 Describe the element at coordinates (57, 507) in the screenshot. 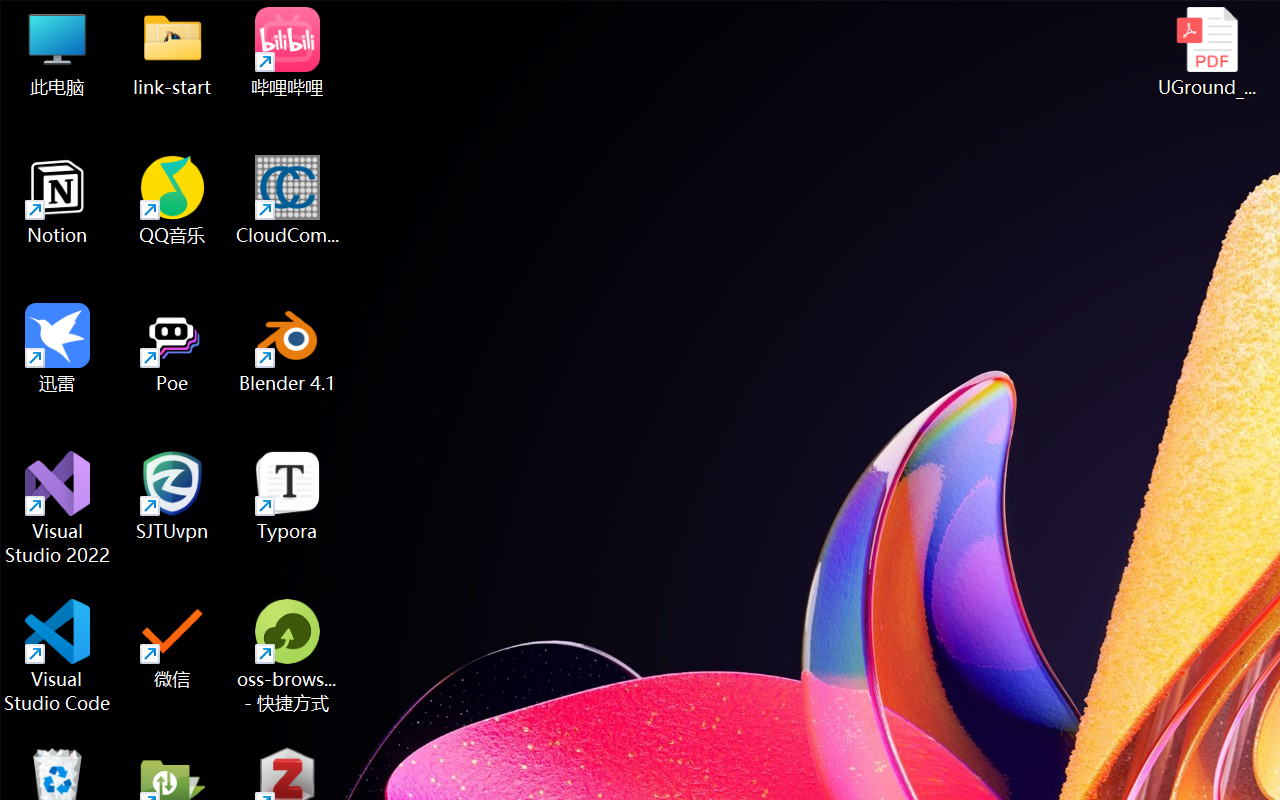

I see `'Visual Studio 2022'` at that location.